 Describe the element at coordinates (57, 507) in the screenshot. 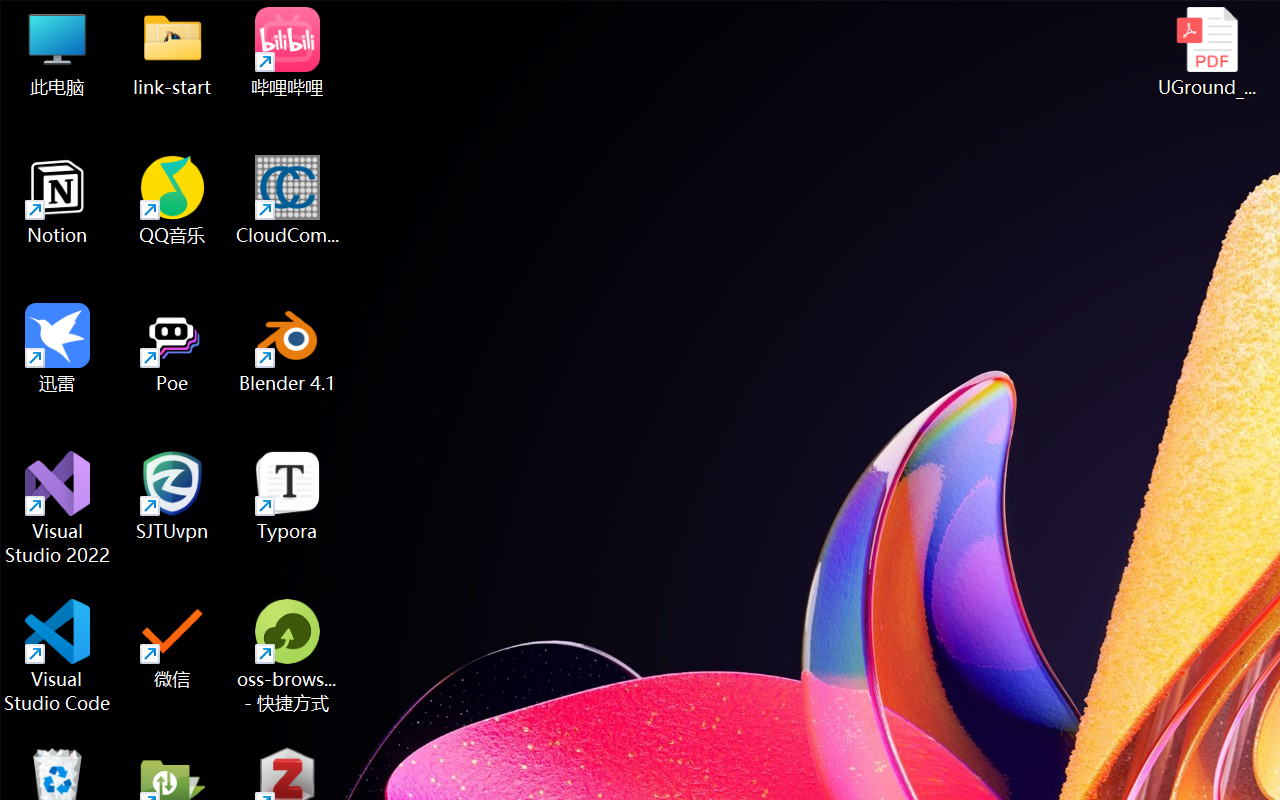

I see `'Visual Studio 2022'` at that location.